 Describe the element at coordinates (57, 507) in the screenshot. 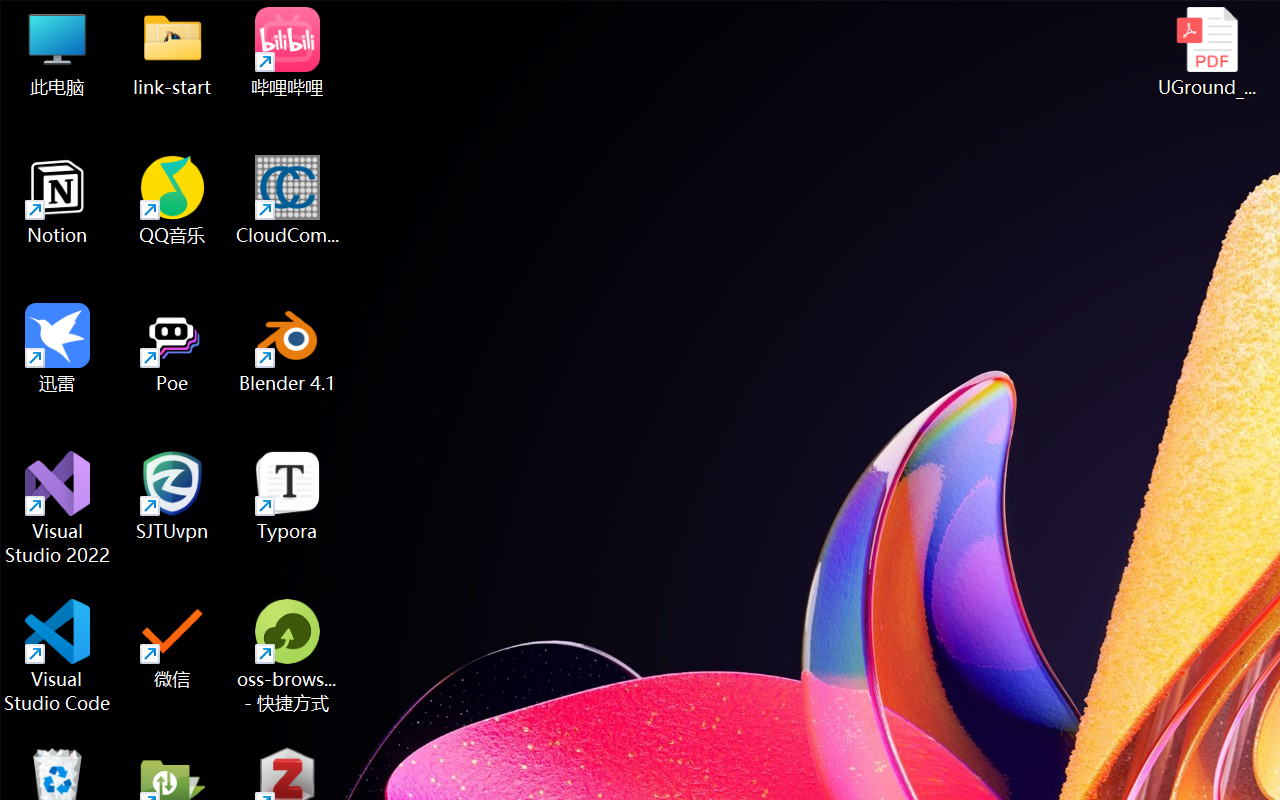

I see `'Visual Studio 2022'` at that location.